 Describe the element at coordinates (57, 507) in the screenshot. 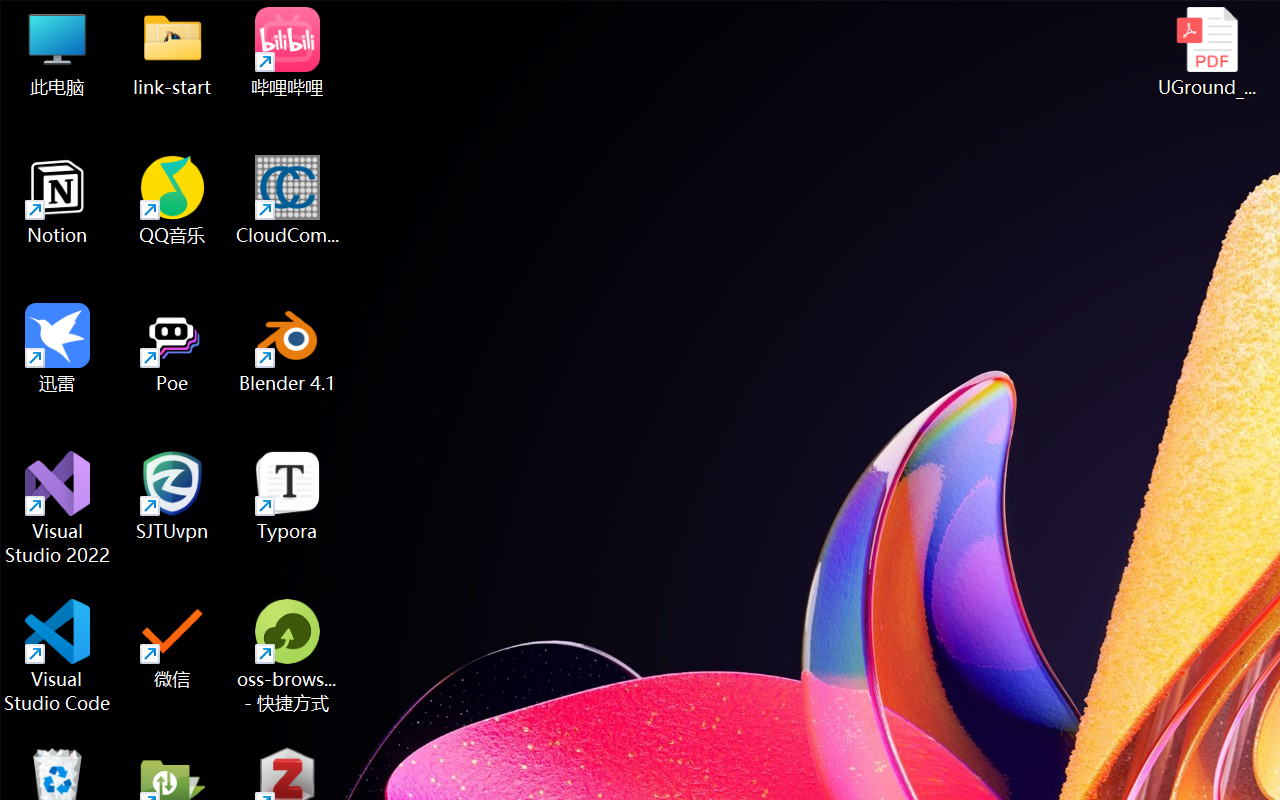

I see `'Visual Studio 2022'` at that location.